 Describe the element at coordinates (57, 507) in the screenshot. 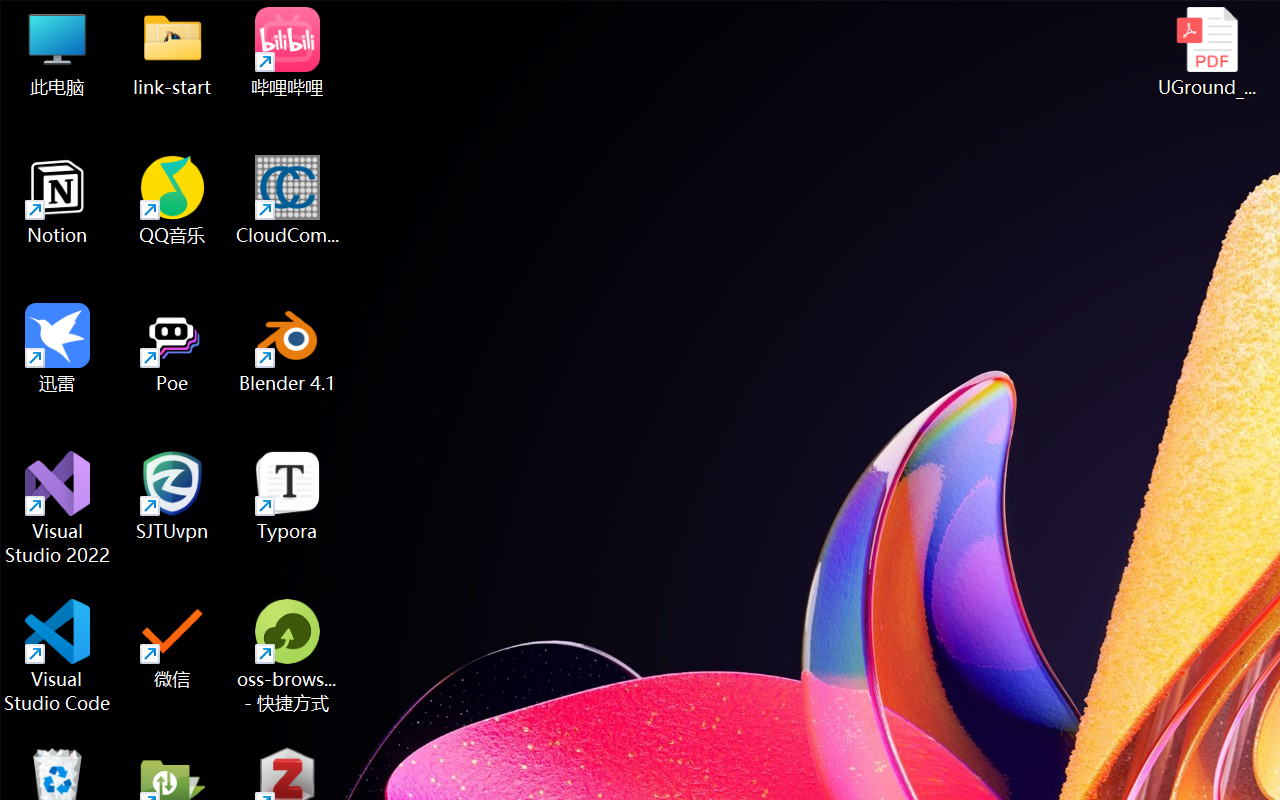

I see `'Visual Studio 2022'` at that location.